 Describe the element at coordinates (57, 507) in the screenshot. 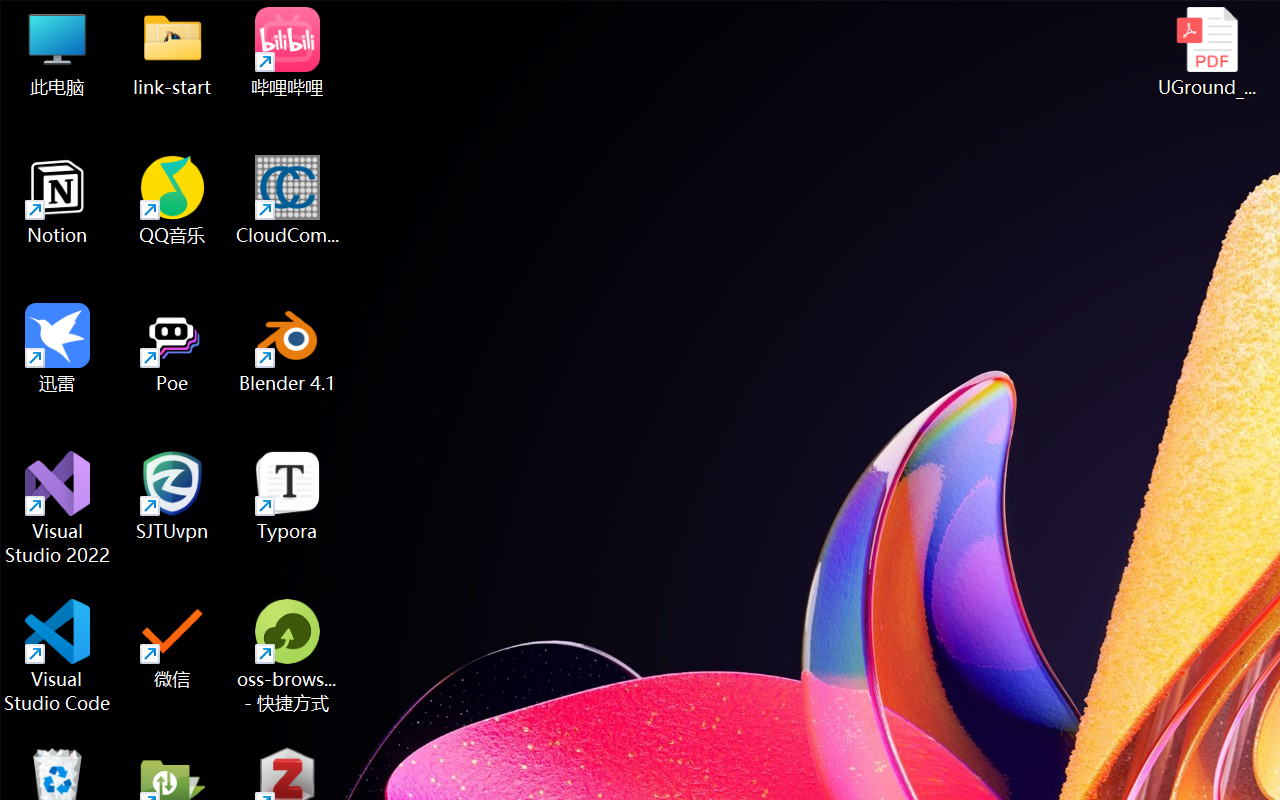

I see `'Visual Studio 2022'` at that location.